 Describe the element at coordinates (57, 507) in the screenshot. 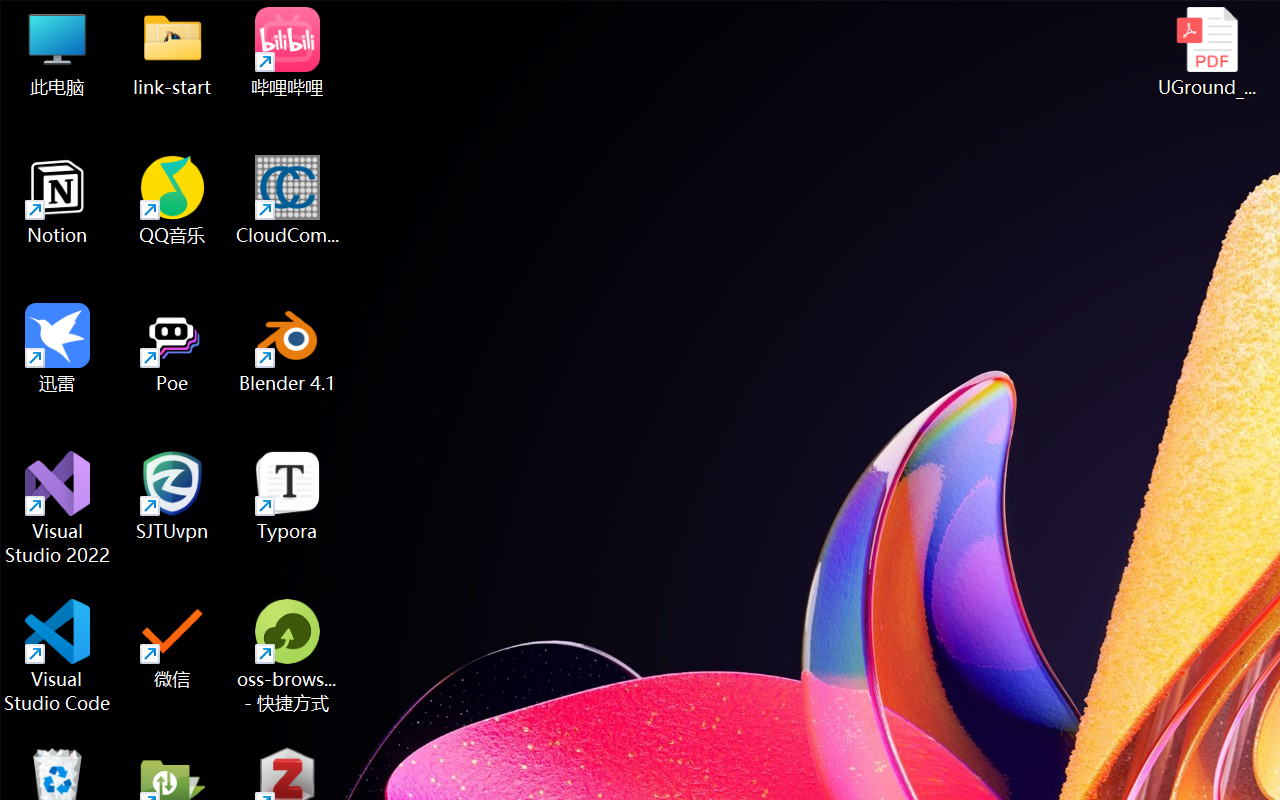

I see `'Visual Studio 2022'` at that location.